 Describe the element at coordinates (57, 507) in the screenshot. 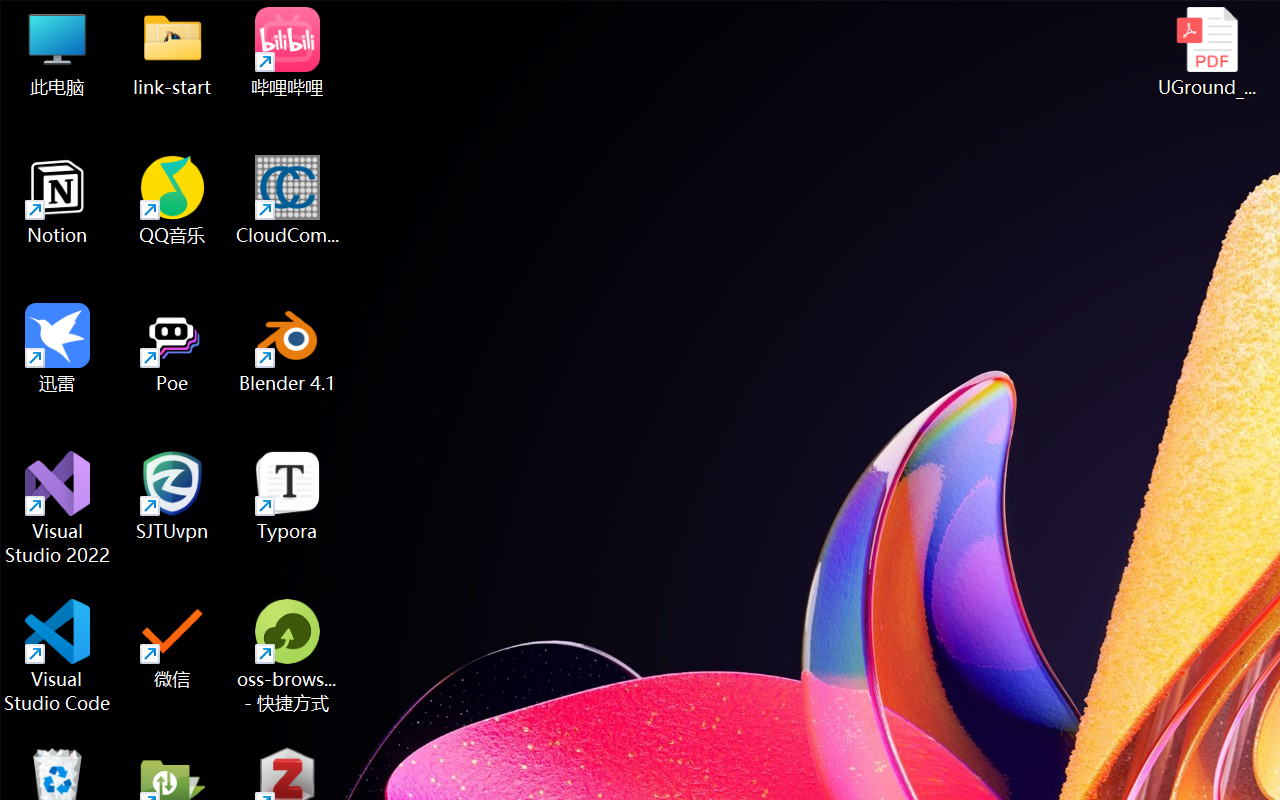

I see `'Visual Studio 2022'` at that location.